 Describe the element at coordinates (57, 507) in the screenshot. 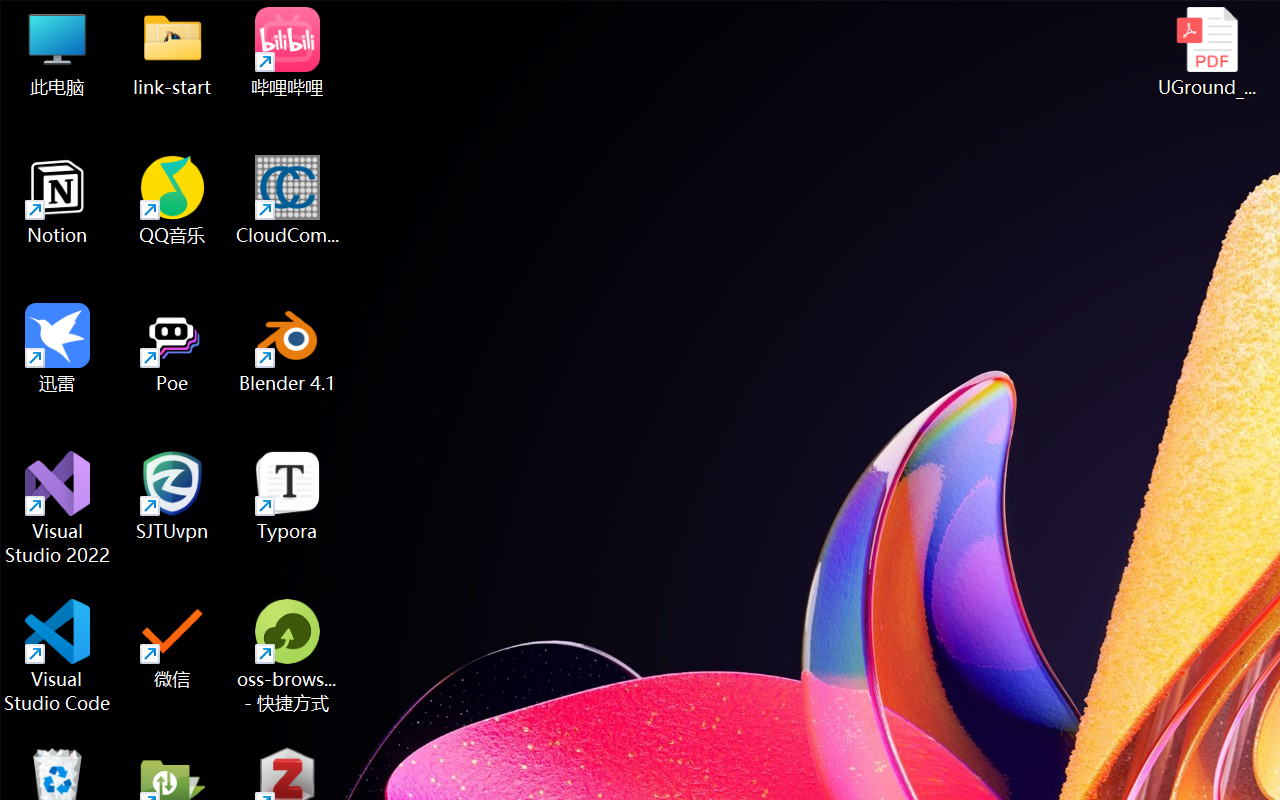

I see `'Visual Studio 2022'` at that location.